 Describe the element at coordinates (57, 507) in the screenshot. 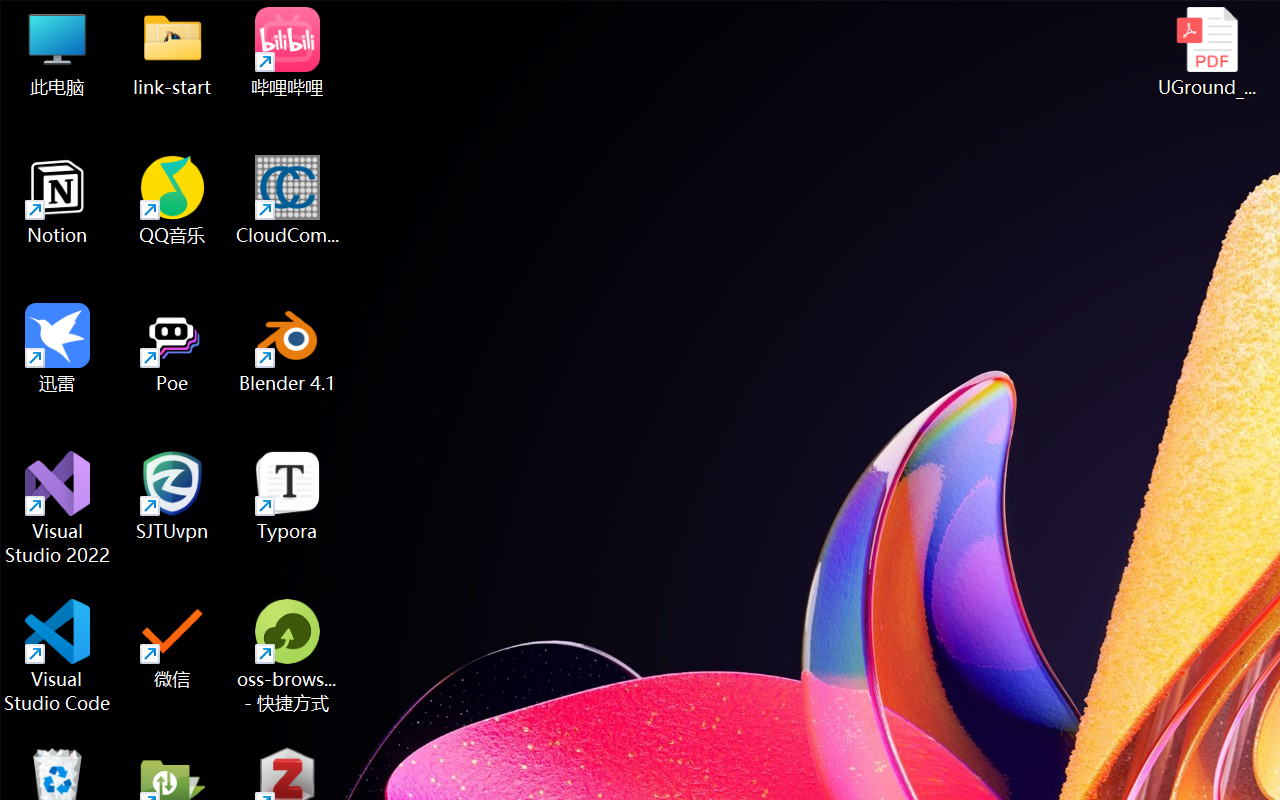

I see `'Visual Studio 2022'` at that location.